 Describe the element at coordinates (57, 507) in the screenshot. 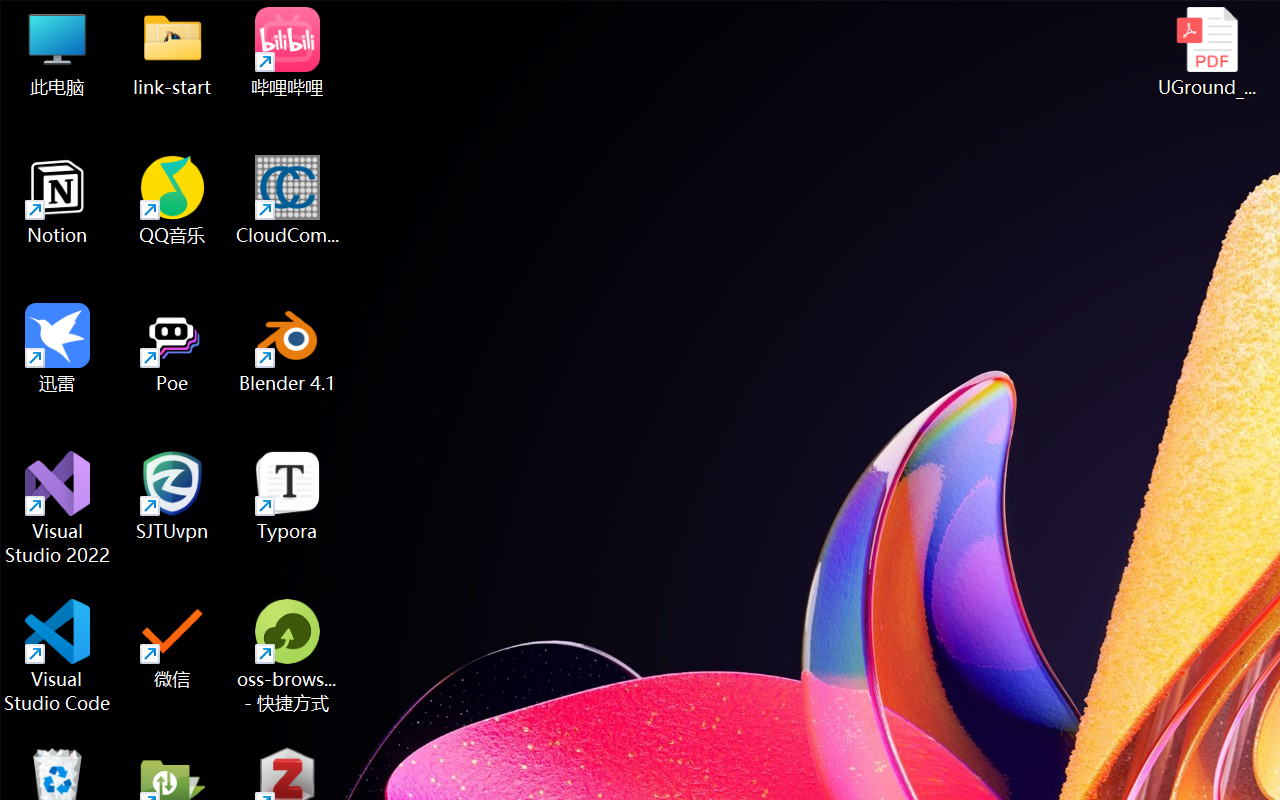

I see `'Visual Studio 2022'` at that location.